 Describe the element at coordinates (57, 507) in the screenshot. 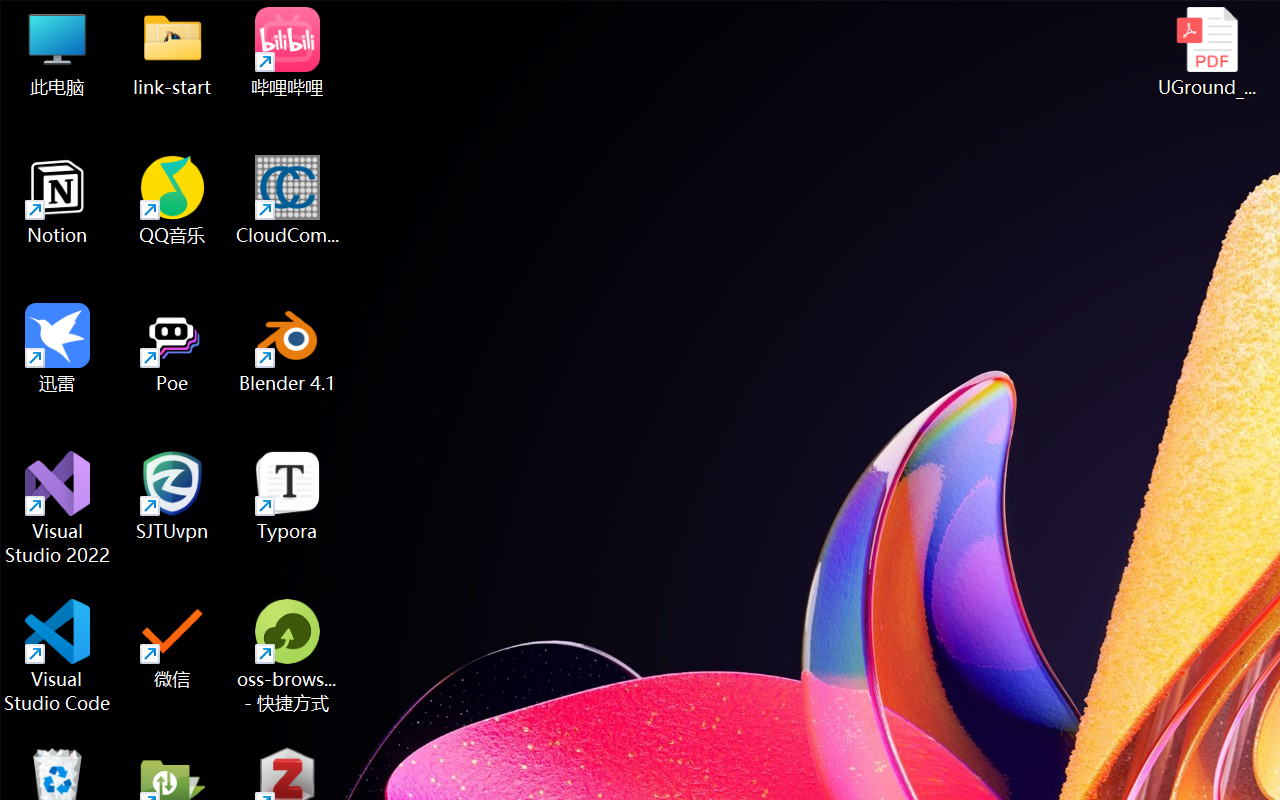

I see `'Visual Studio 2022'` at that location.